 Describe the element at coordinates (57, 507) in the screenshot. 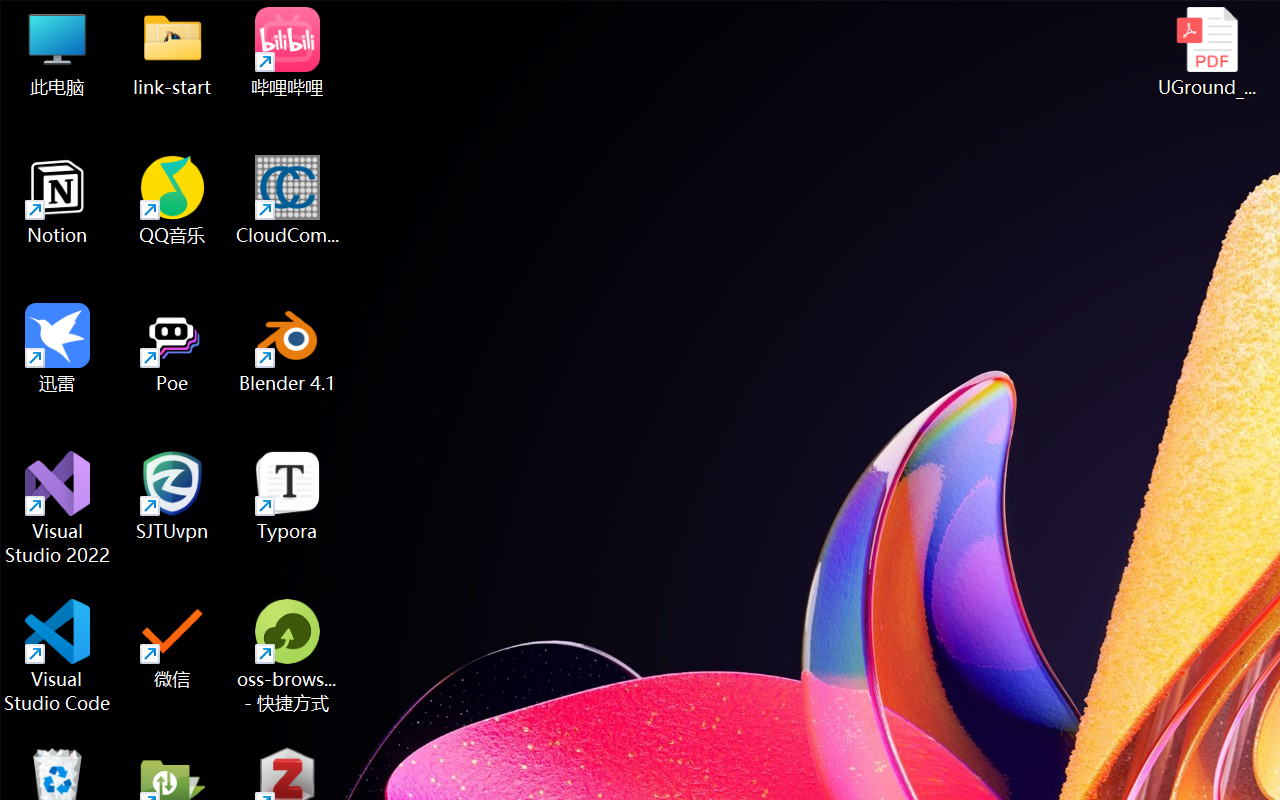

I see `'Visual Studio 2022'` at that location.